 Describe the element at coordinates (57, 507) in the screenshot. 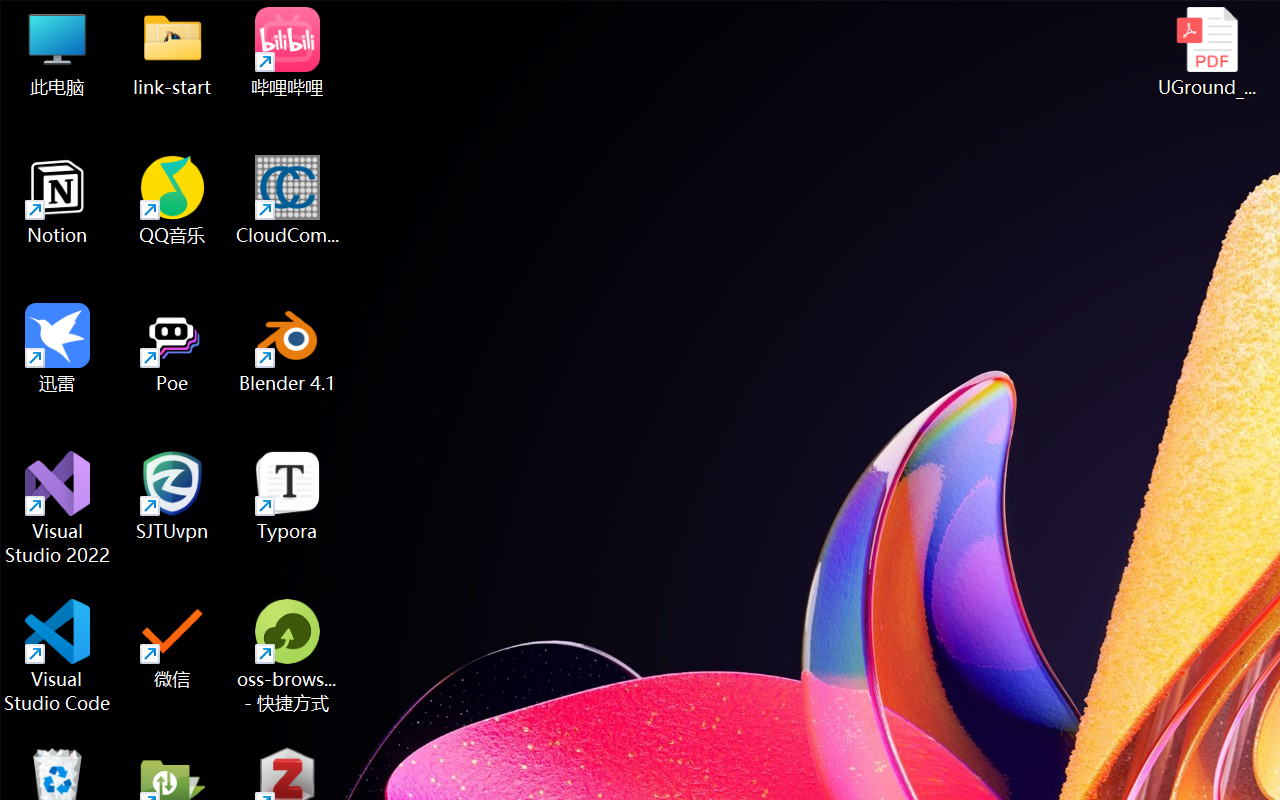

I see `'Visual Studio 2022'` at that location.